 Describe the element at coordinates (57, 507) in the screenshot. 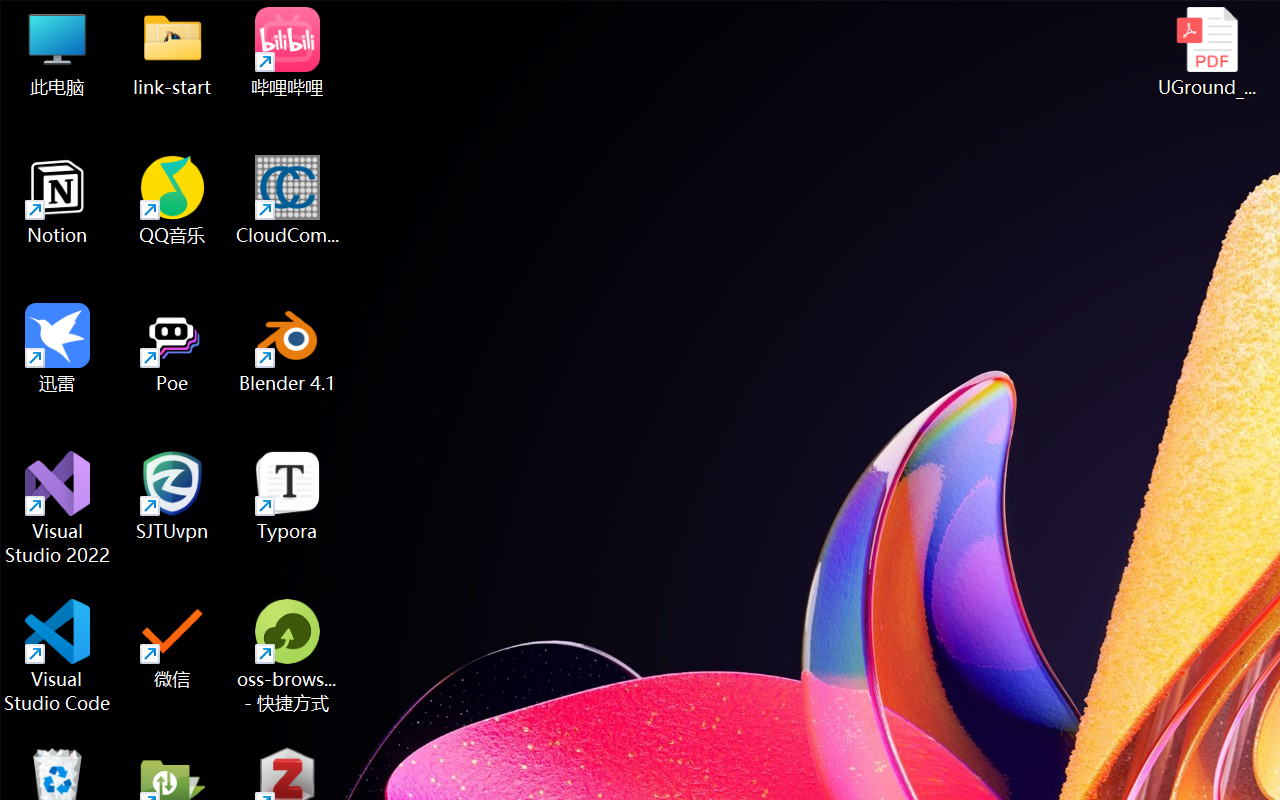

I see `'Visual Studio 2022'` at that location.